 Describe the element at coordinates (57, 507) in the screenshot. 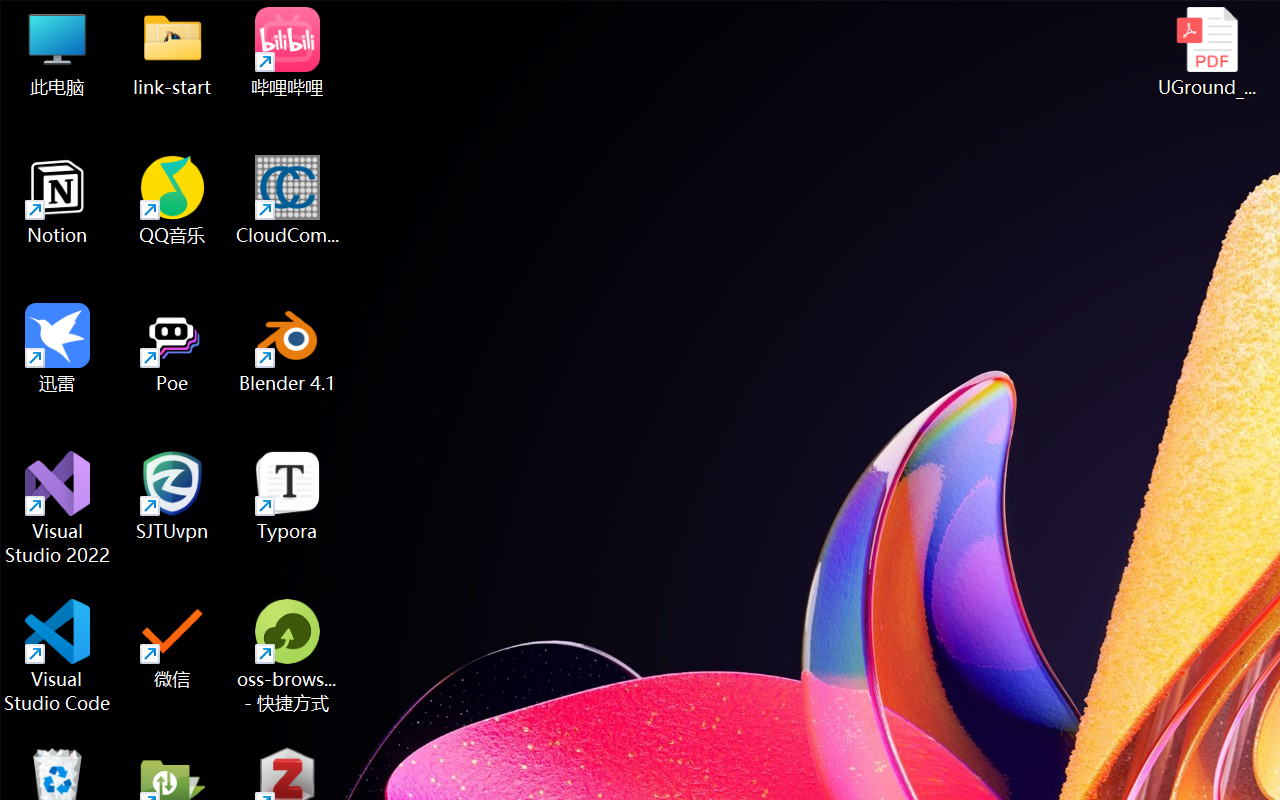

I see `'Visual Studio 2022'` at that location.